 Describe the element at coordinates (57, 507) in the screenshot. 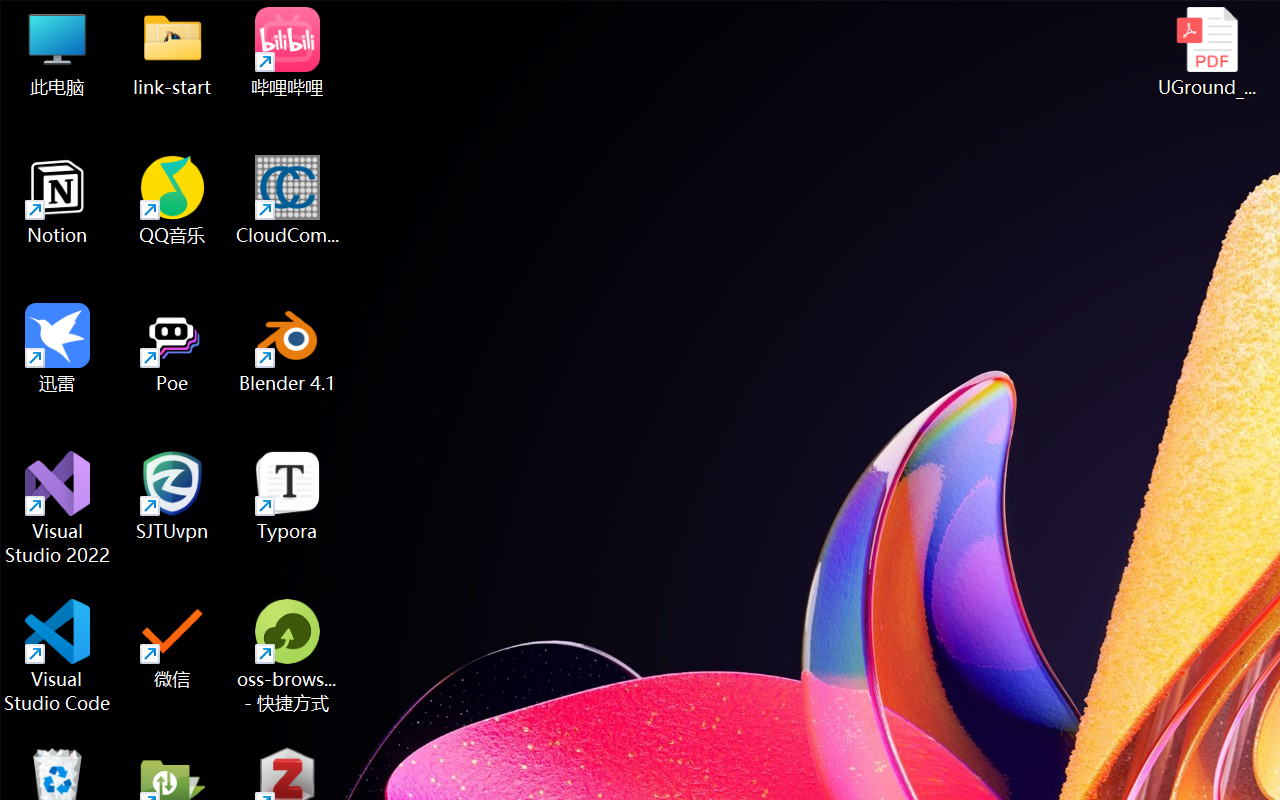

I see `'Visual Studio 2022'` at that location.